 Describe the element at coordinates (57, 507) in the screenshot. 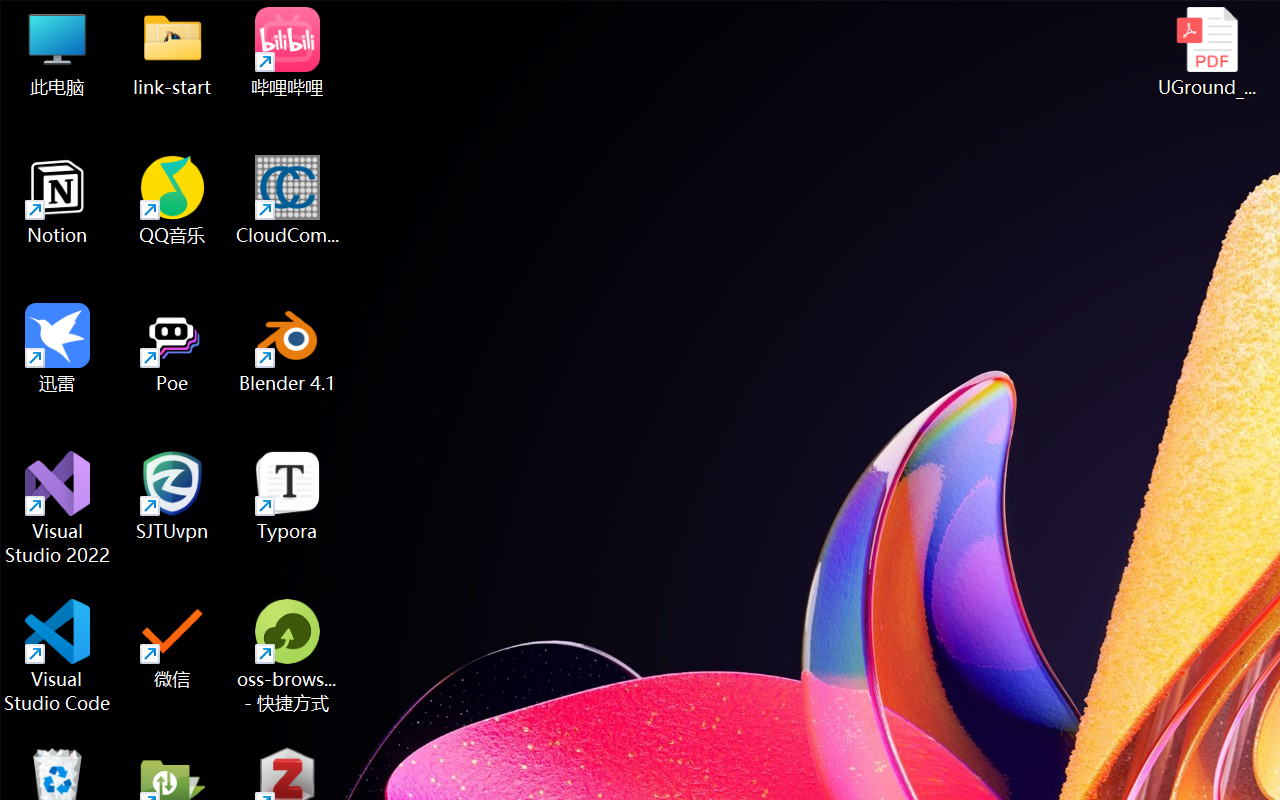

I see `'Visual Studio 2022'` at that location.